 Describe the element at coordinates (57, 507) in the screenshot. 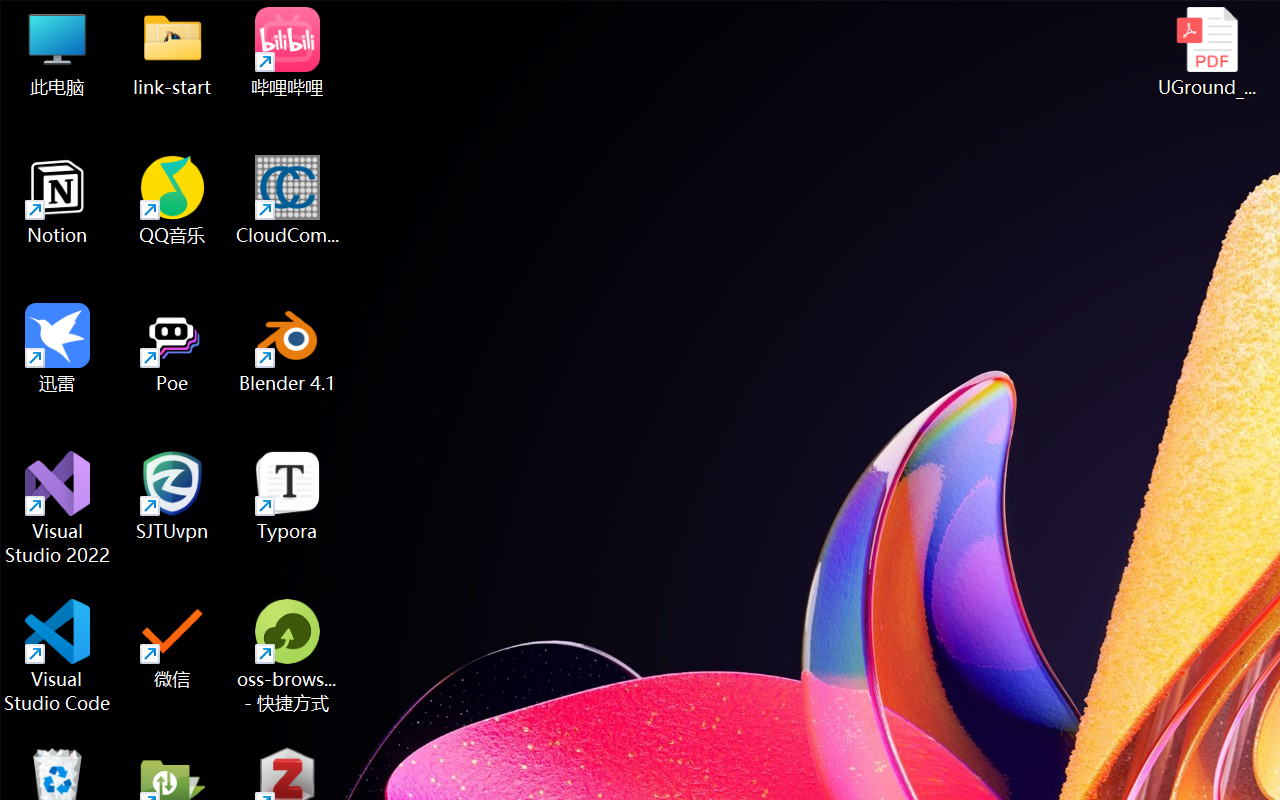

I see `'Visual Studio 2022'` at that location.